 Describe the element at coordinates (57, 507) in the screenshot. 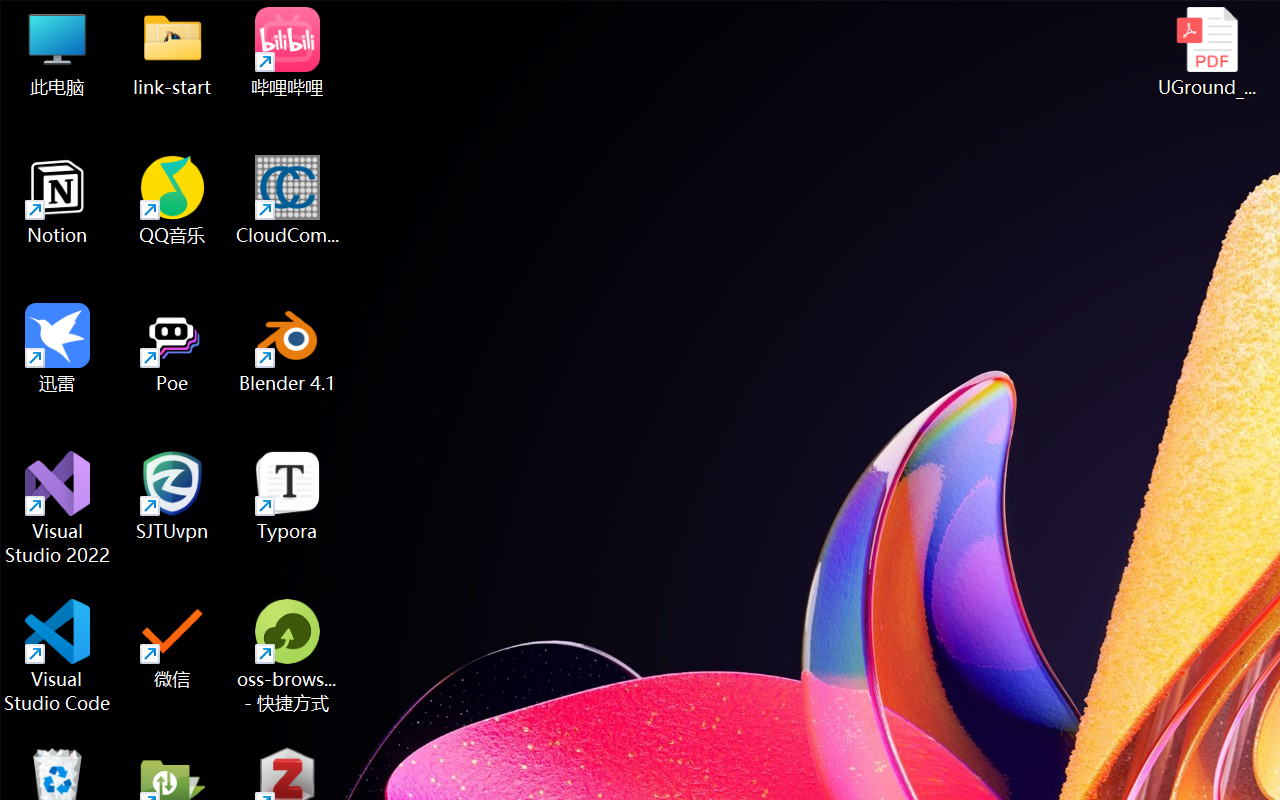

I see `'Visual Studio 2022'` at that location.